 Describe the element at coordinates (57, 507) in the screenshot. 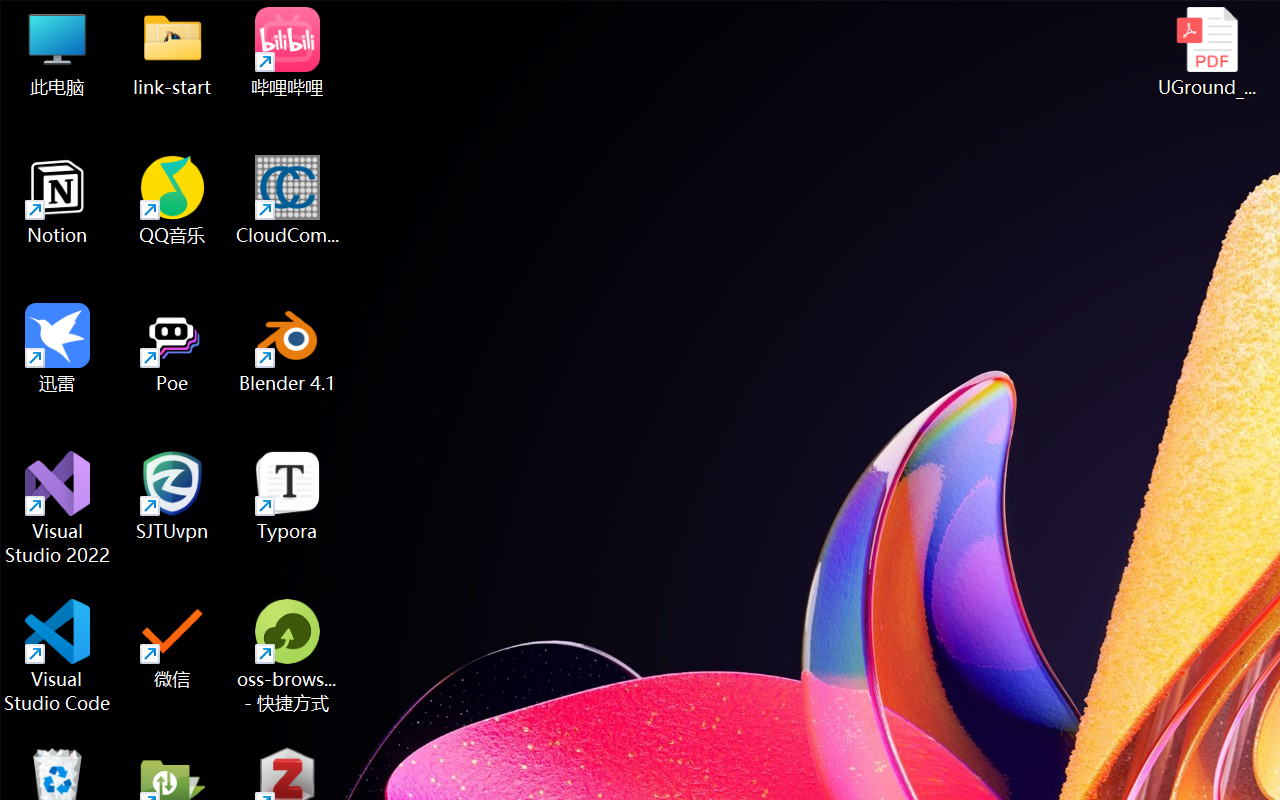

I see `'Visual Studio 2022'` at that location.